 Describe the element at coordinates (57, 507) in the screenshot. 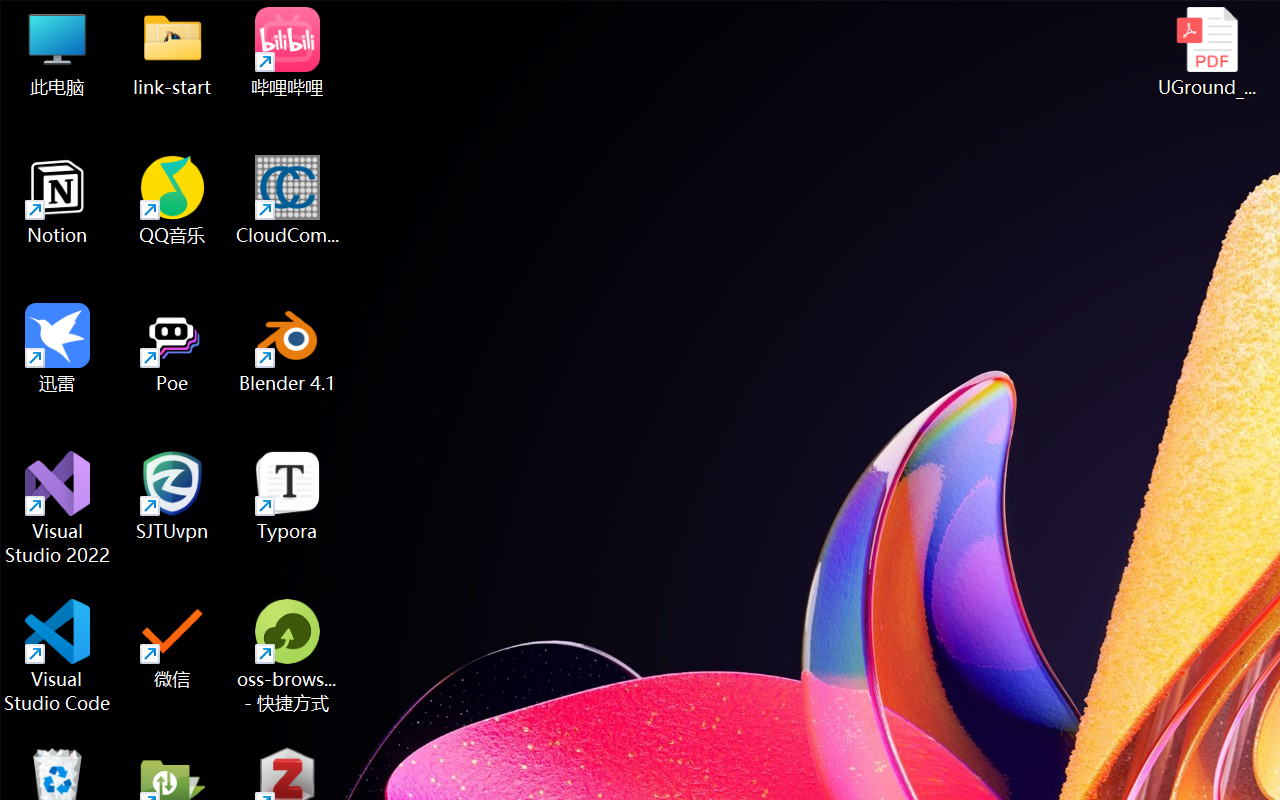

I see `'Visual Studio 2022'` at that location.